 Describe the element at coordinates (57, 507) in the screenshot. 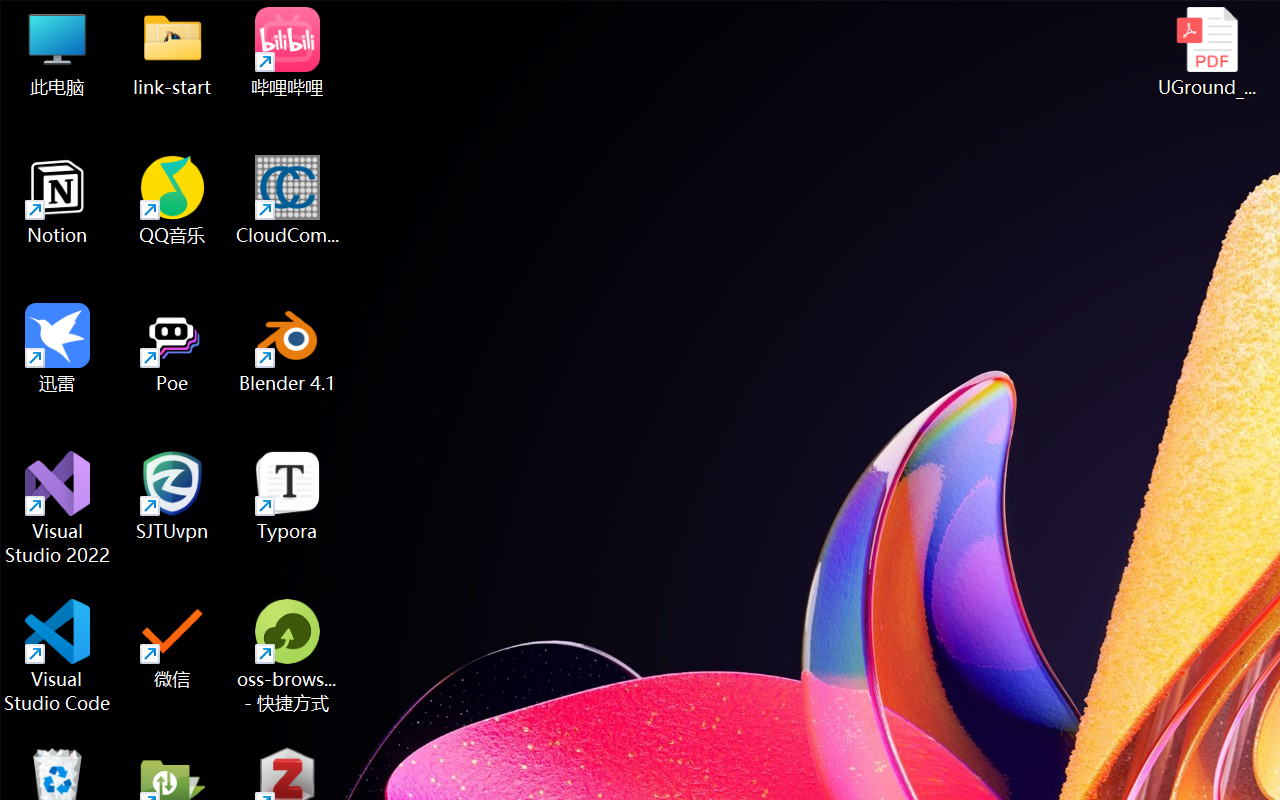

I see `'Visual Studio 2022'` at that location.